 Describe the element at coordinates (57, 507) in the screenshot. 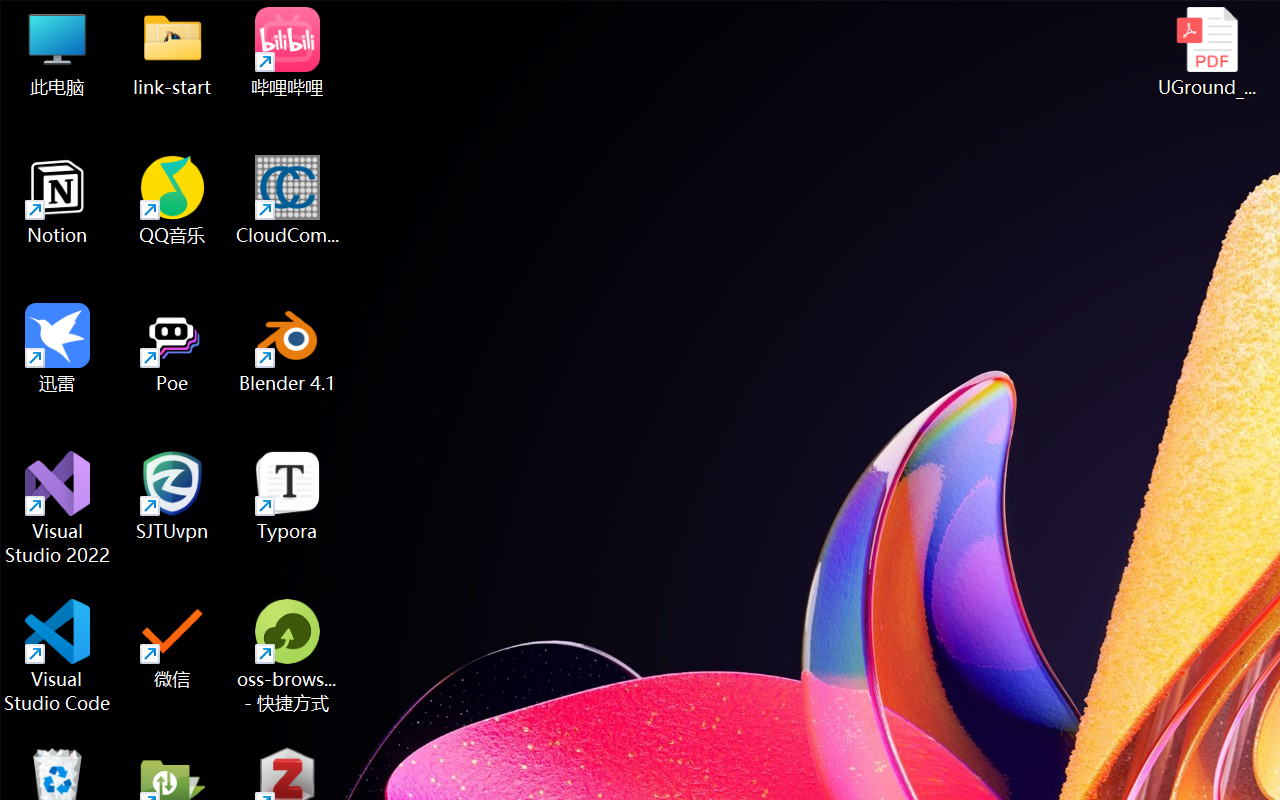

I see `'Visual Studio 2022'` at that location.